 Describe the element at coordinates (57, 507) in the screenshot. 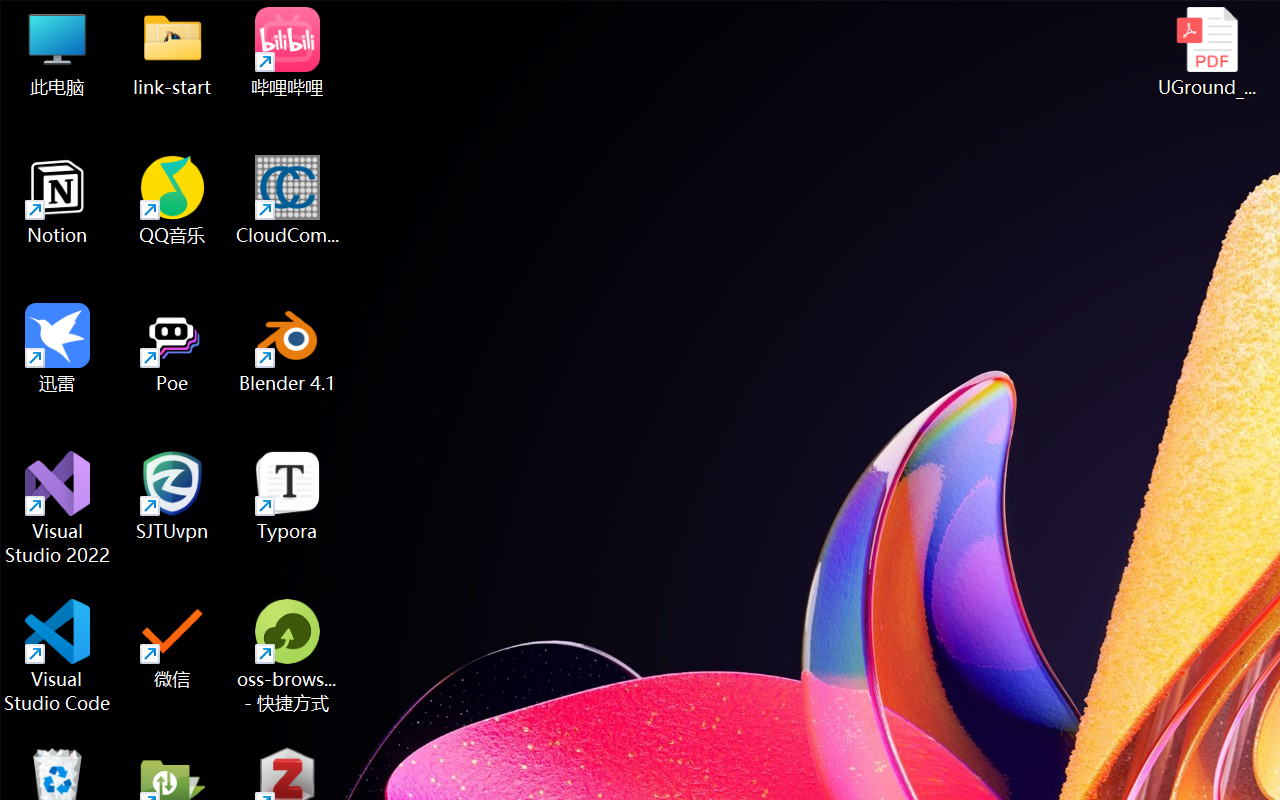

I see `'Visual Studio 2022'` at that location.